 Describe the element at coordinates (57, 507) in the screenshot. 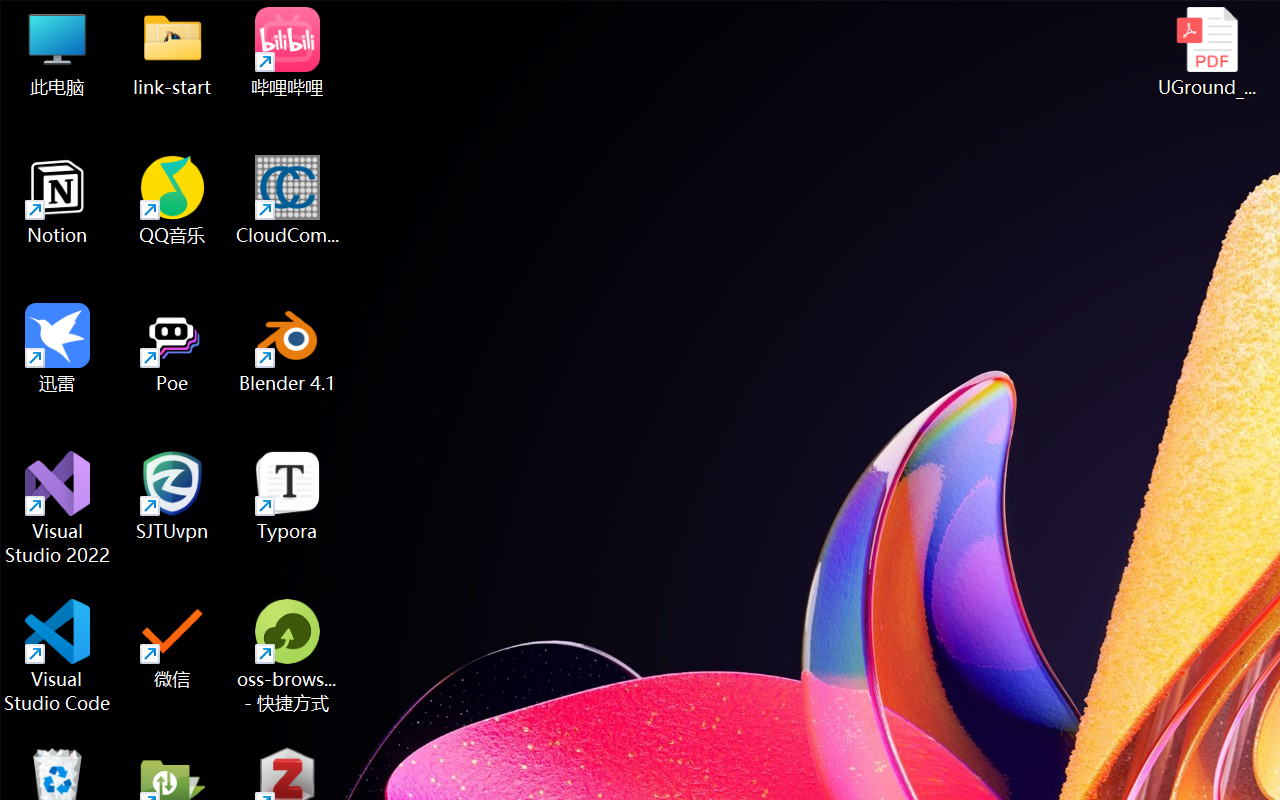

I see `'Visual Studio 2022'` at that location.